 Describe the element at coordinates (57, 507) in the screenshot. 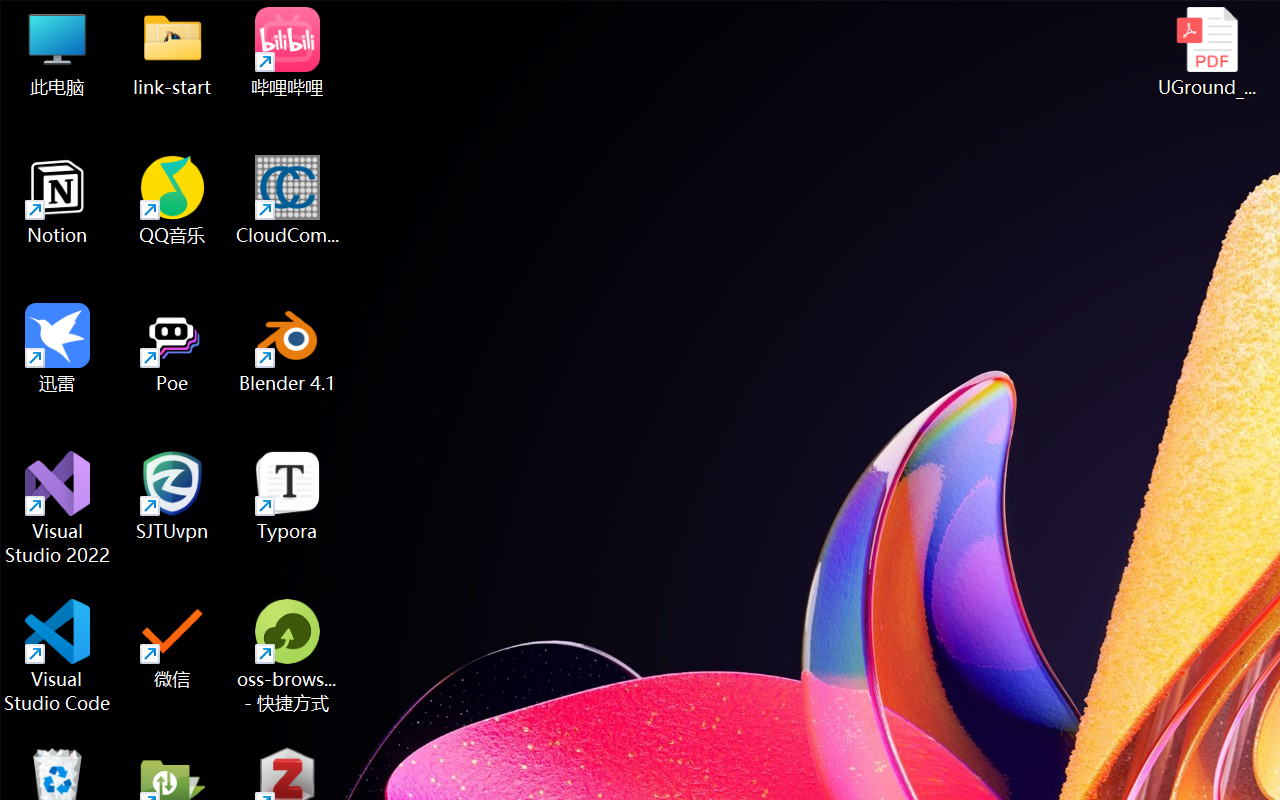

I see `'Visual Studio 2022'` at that location.